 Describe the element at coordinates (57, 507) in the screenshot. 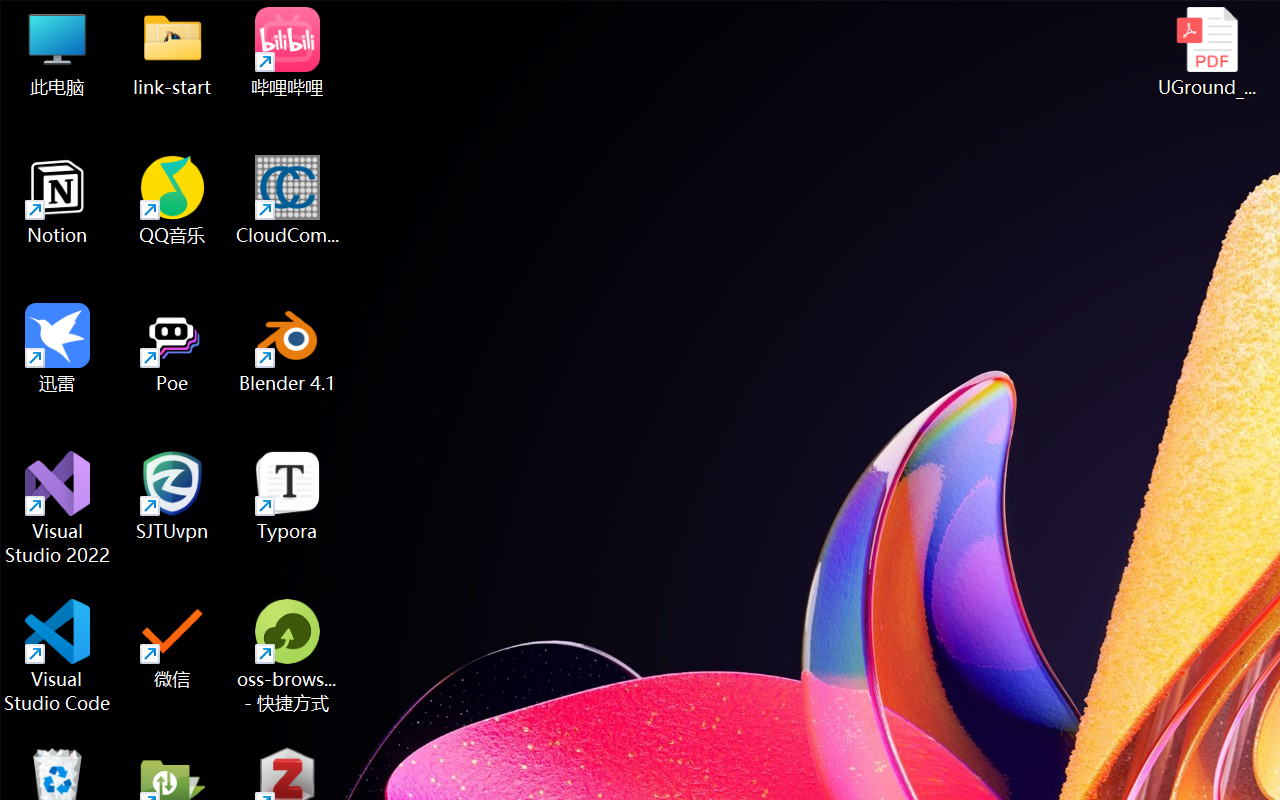

I see `'Visual Studio 2022'` at that location.